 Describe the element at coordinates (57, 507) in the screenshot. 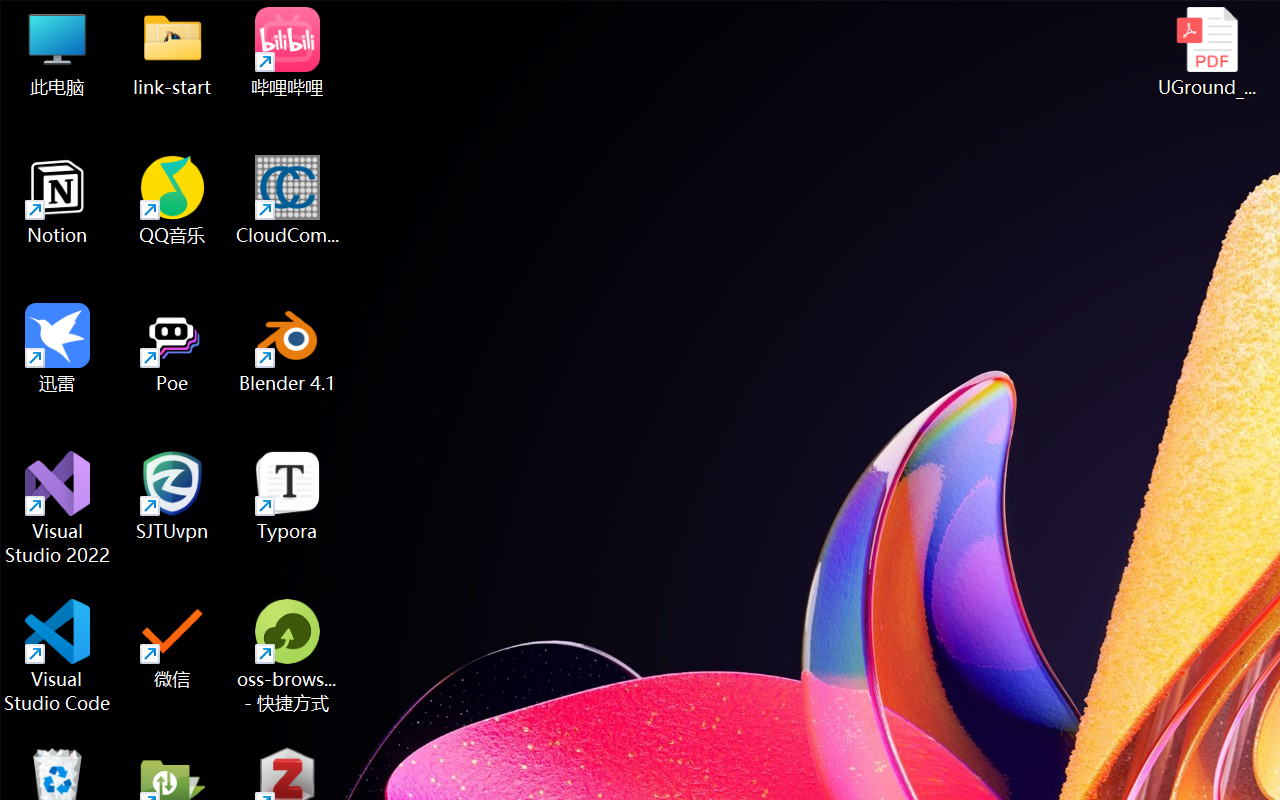

I see `'Visual Studio 2022'` at that location.